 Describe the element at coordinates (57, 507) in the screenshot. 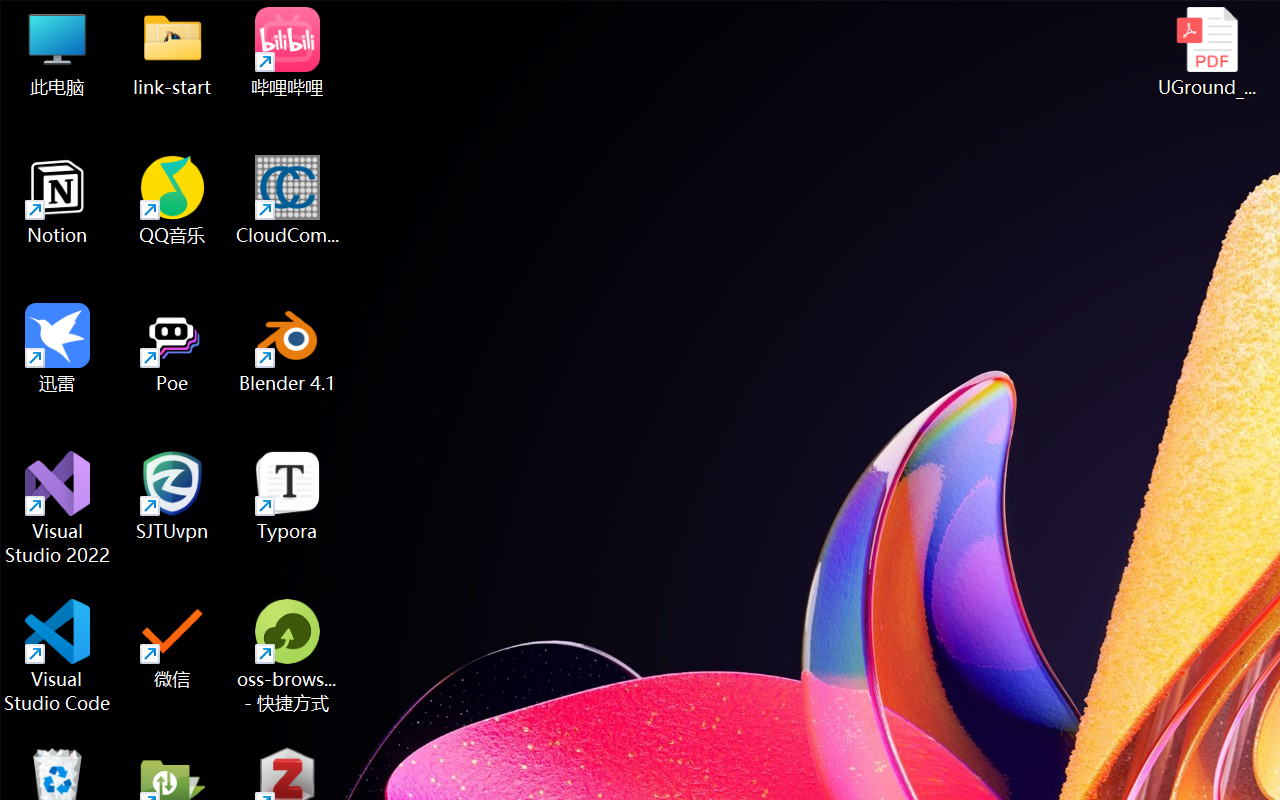

I see `'Visual Studio 2022'` at that location.